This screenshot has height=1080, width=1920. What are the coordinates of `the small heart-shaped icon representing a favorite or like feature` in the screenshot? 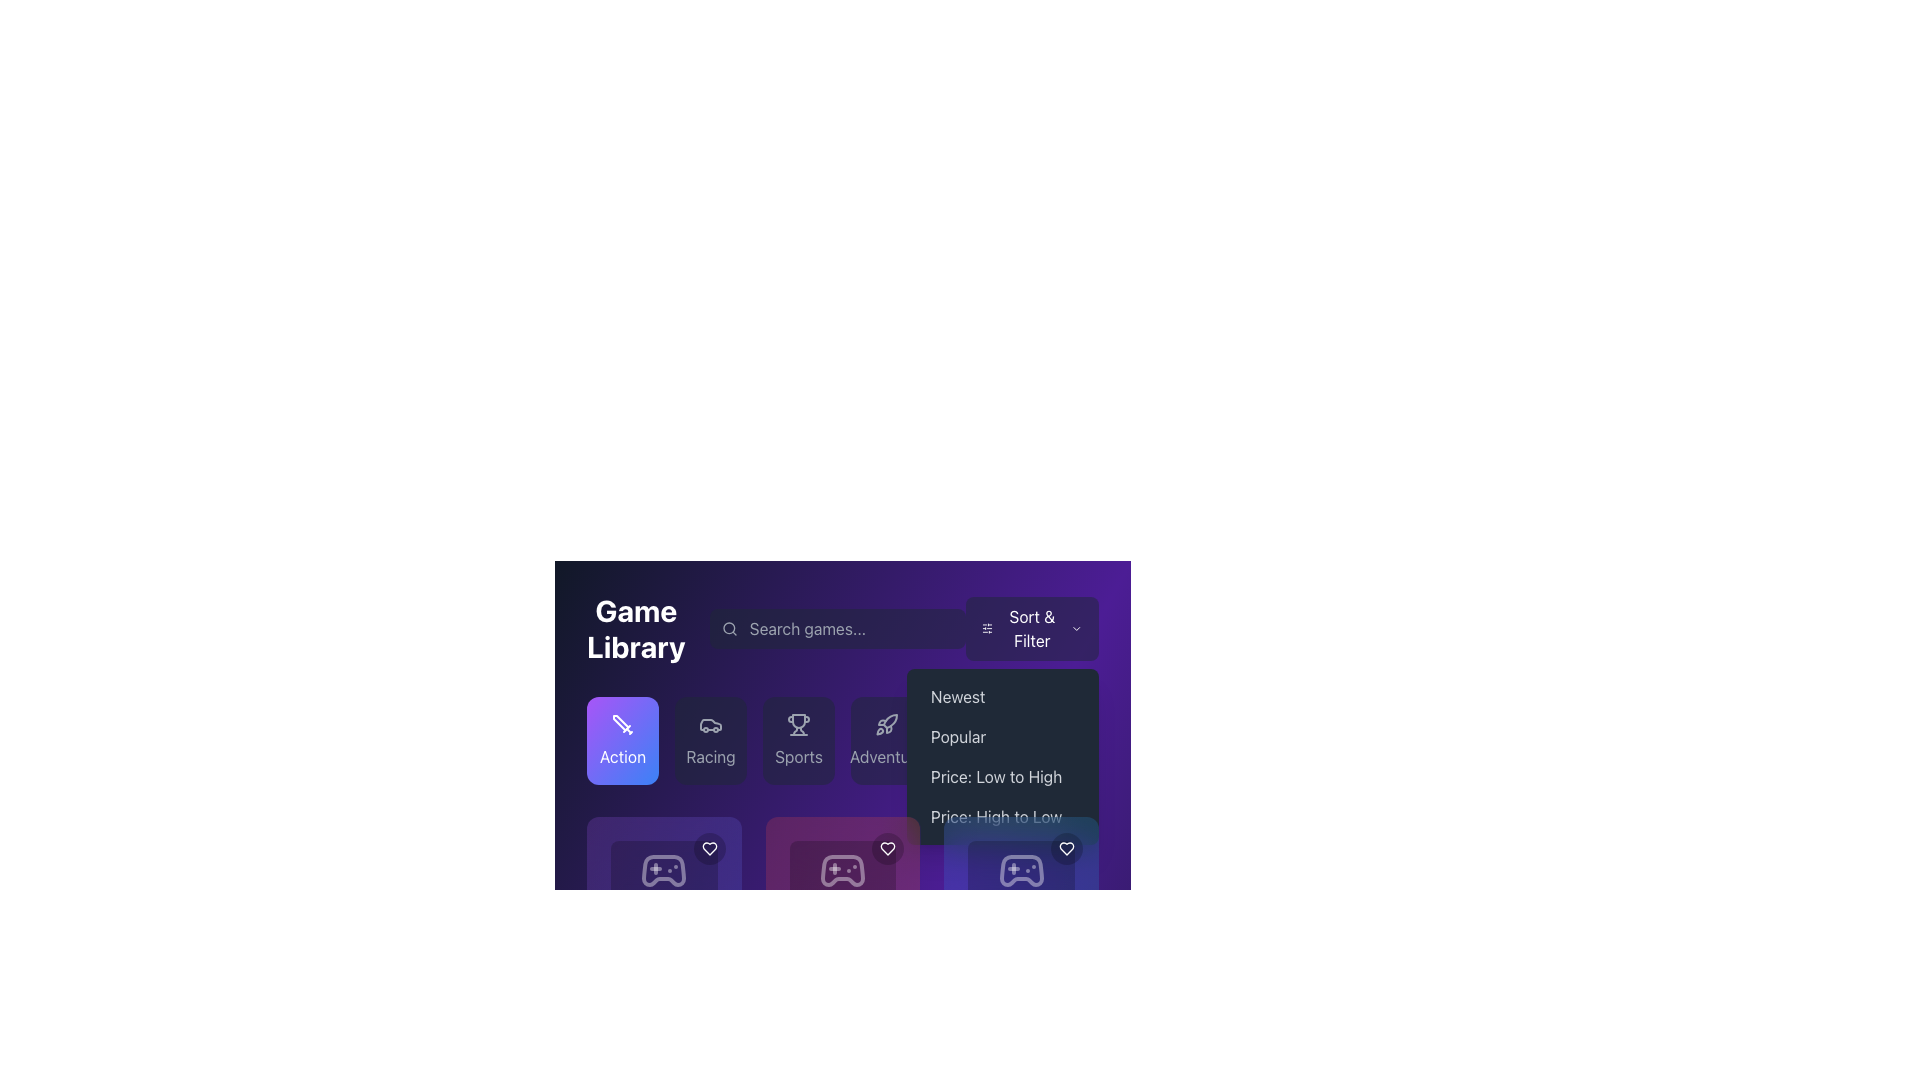 It's located at (1065, 848).